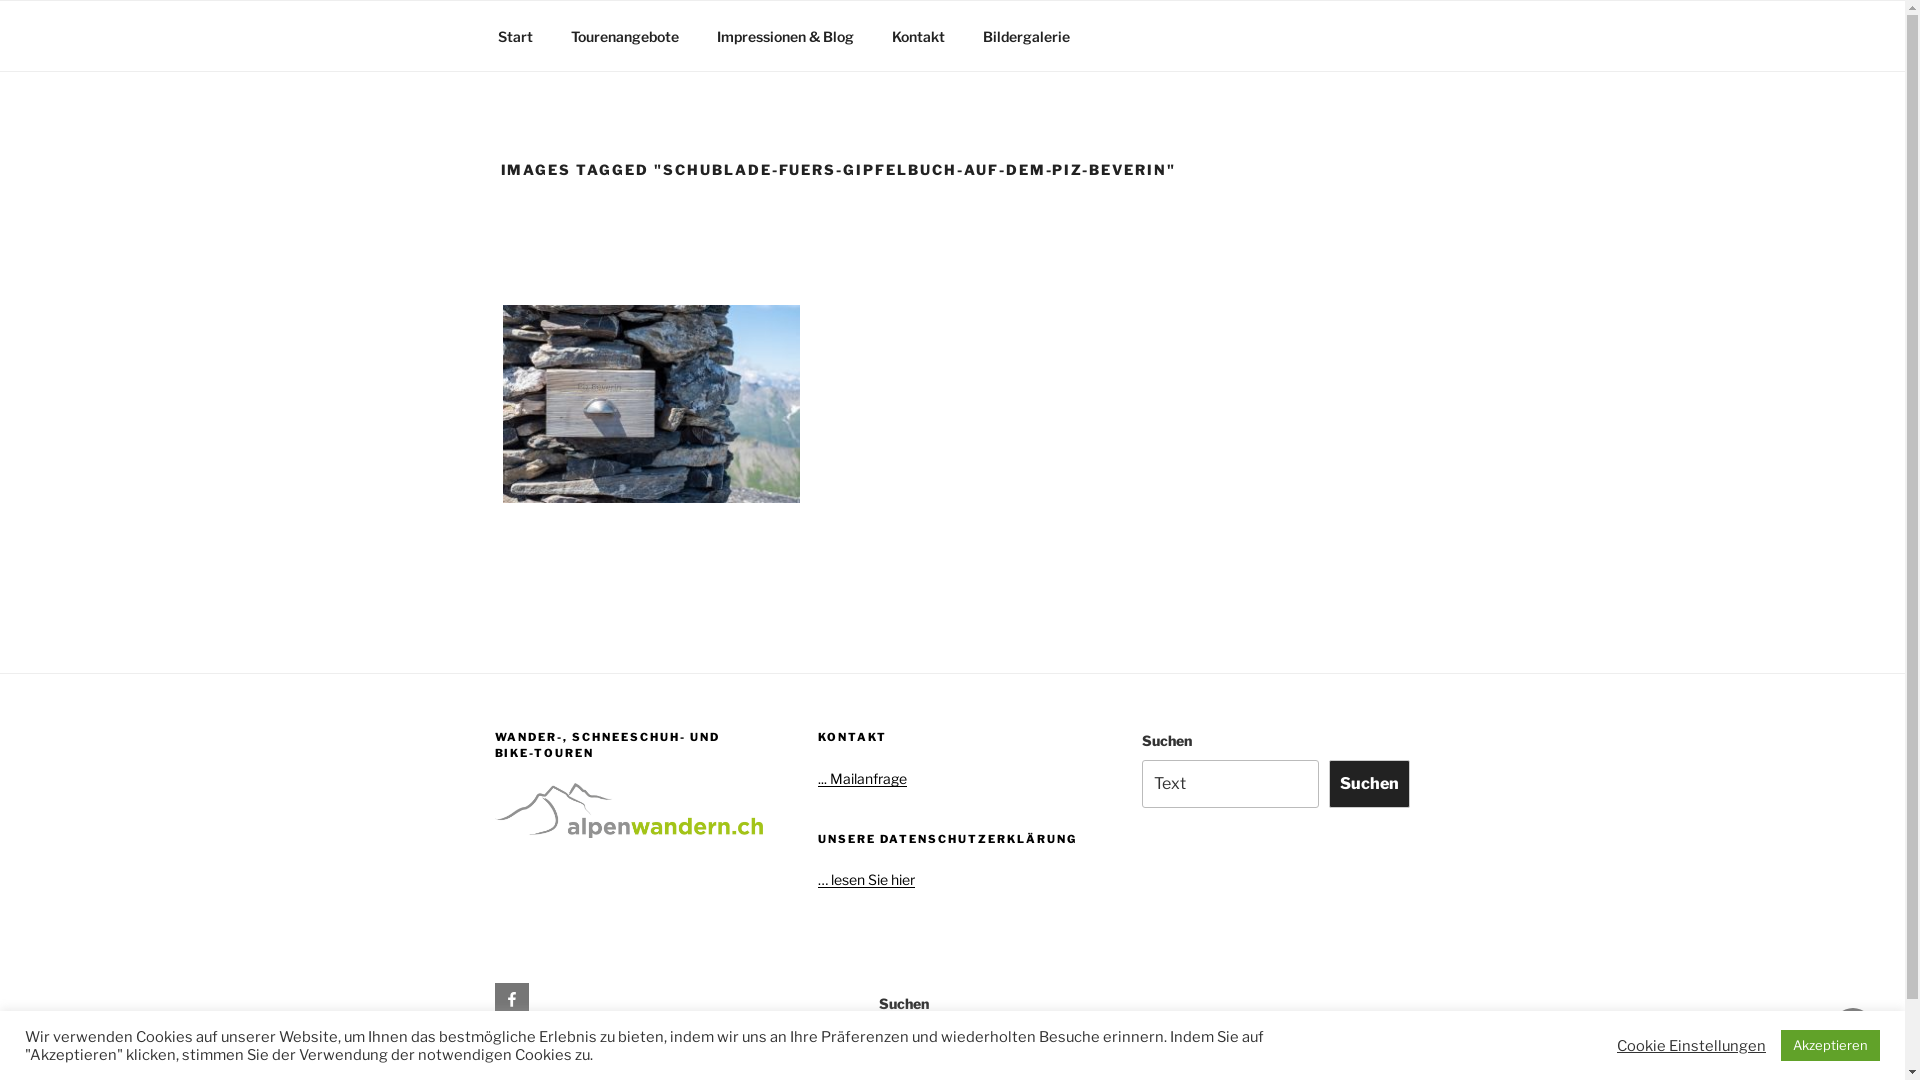 Image resolution: width=1920 pixels, height=1080 pixels. What do you see at coordinates (1027, 36) in the screenshot?
I see `'Bildergalerie'` at bounding box center [1027, 36].